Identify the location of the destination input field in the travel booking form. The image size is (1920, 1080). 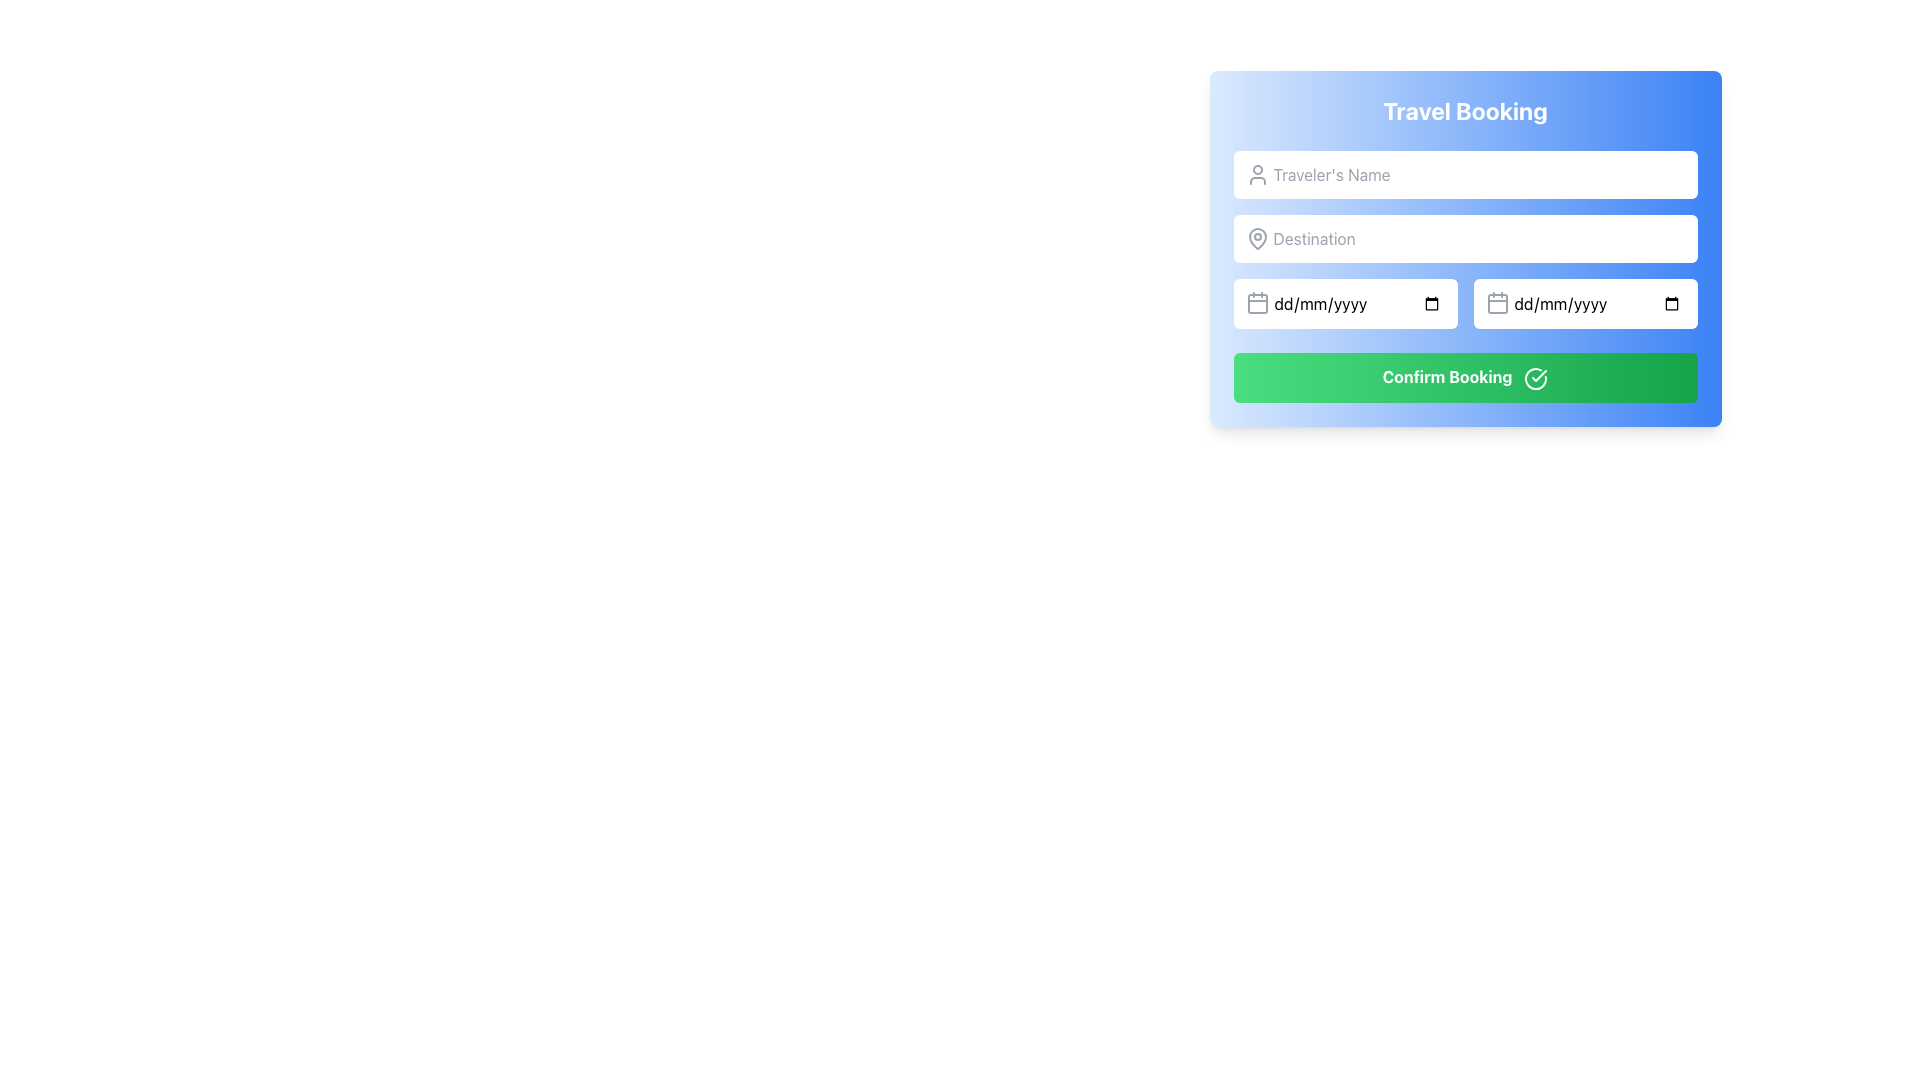
(1465, 247).